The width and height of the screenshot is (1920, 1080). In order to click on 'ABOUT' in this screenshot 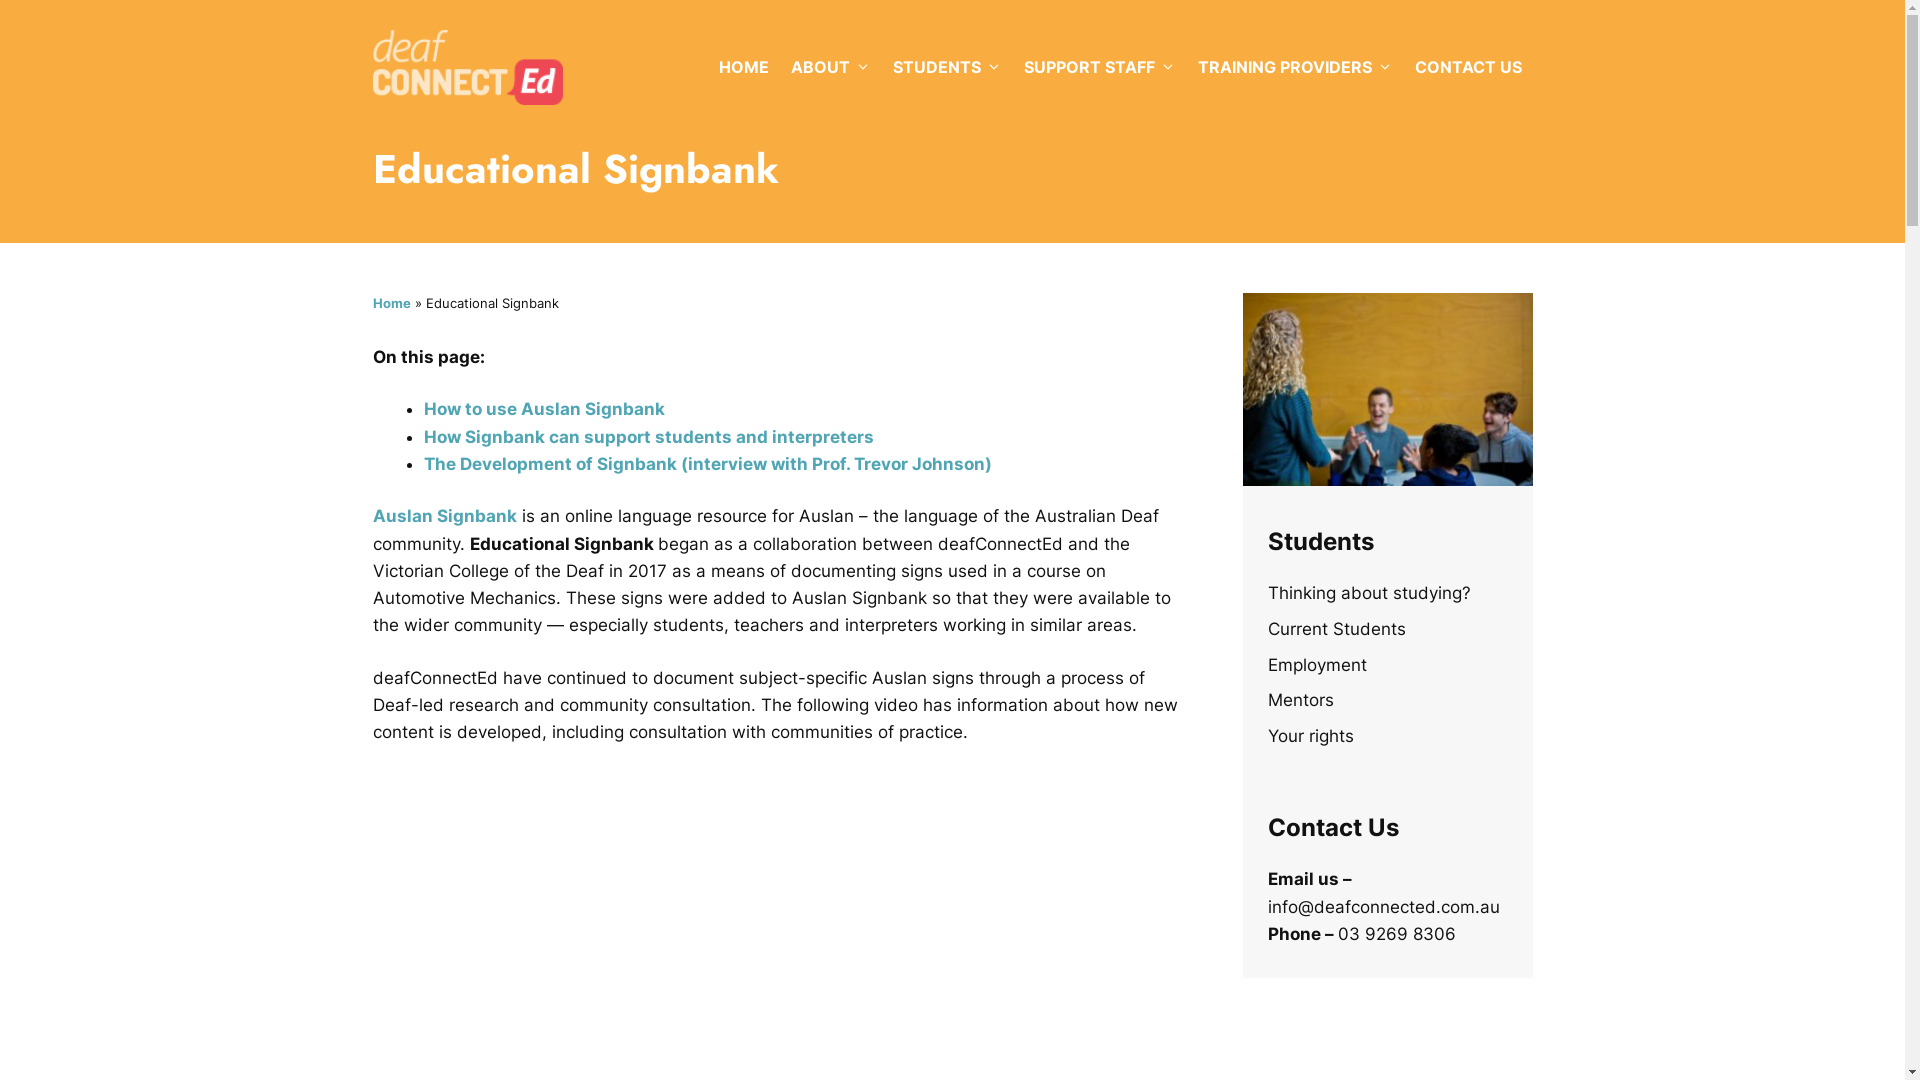, I will do `click(830, 65)`.